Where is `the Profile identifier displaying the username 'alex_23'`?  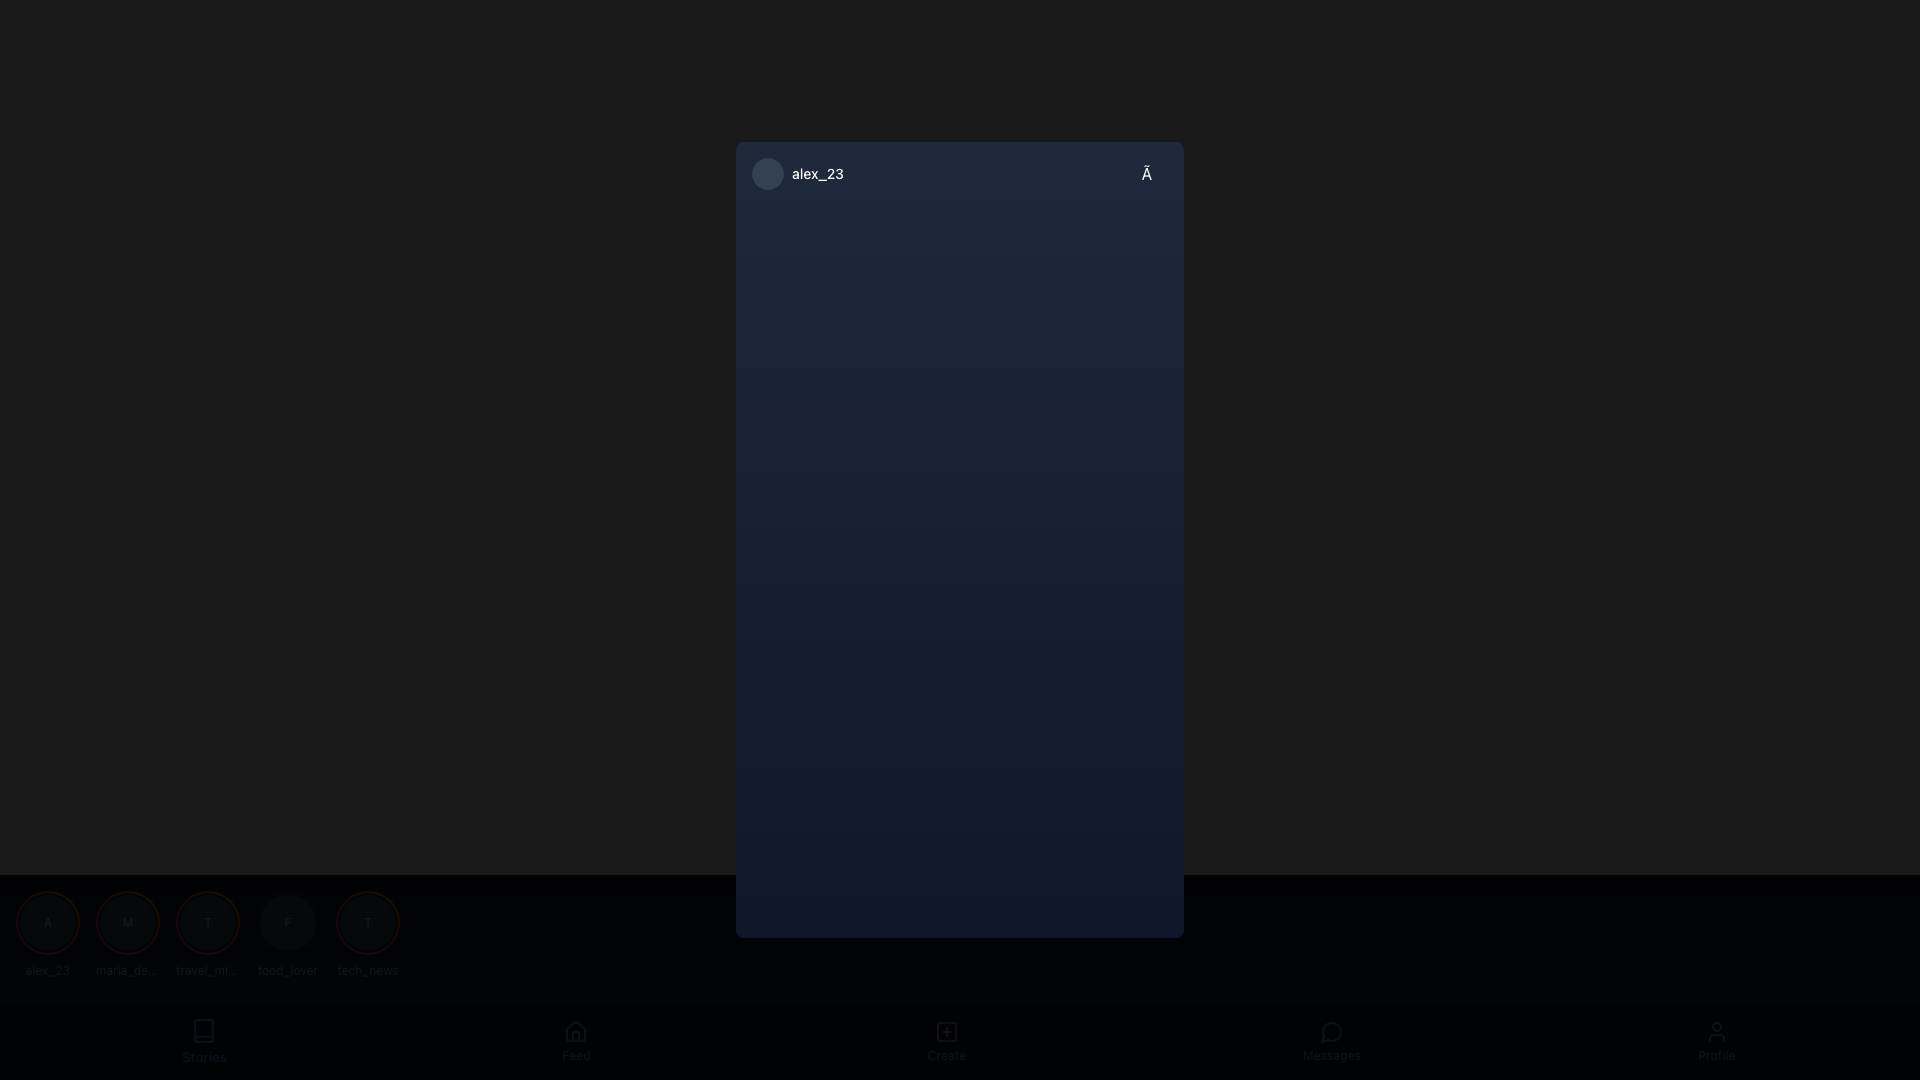
the Profile identifier displaying the username 'alex_23' is located at coordinates (796, 172).